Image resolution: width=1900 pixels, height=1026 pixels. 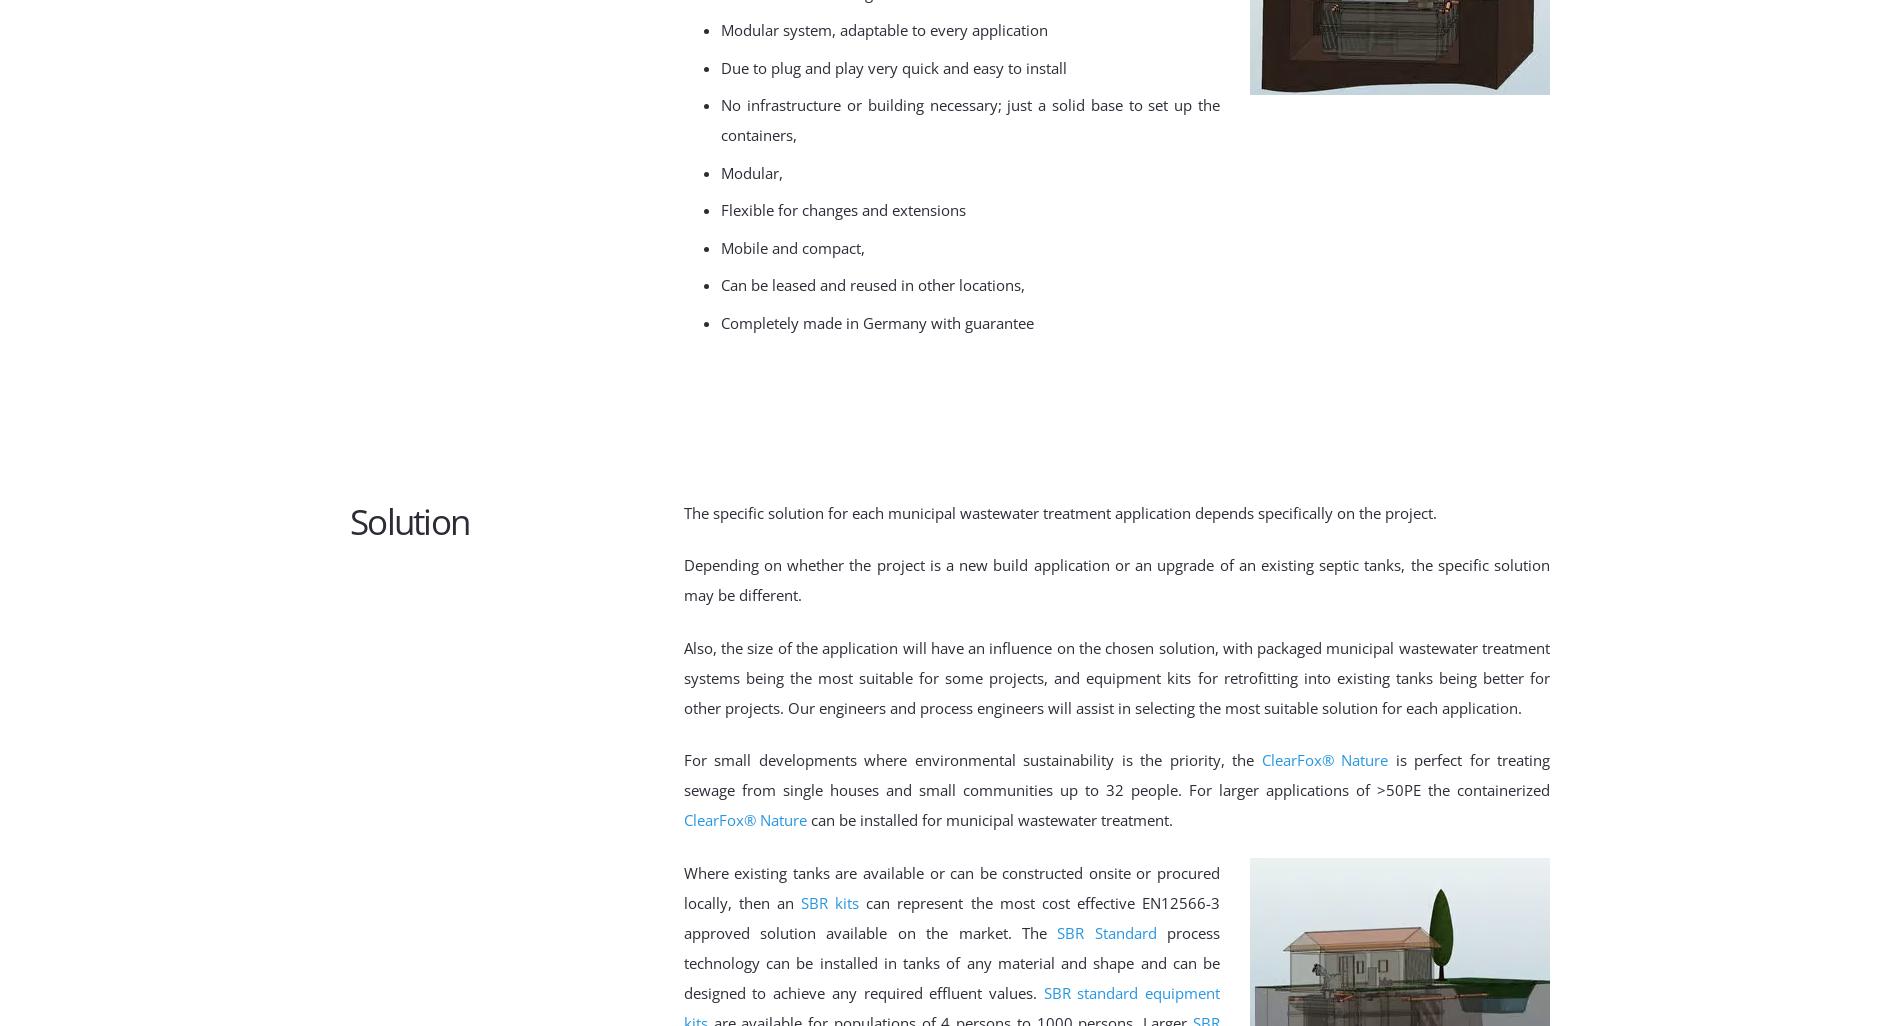 I want to click on 'For small developments where environmental sustainability is the priority, the', so click(x=972, y=759).